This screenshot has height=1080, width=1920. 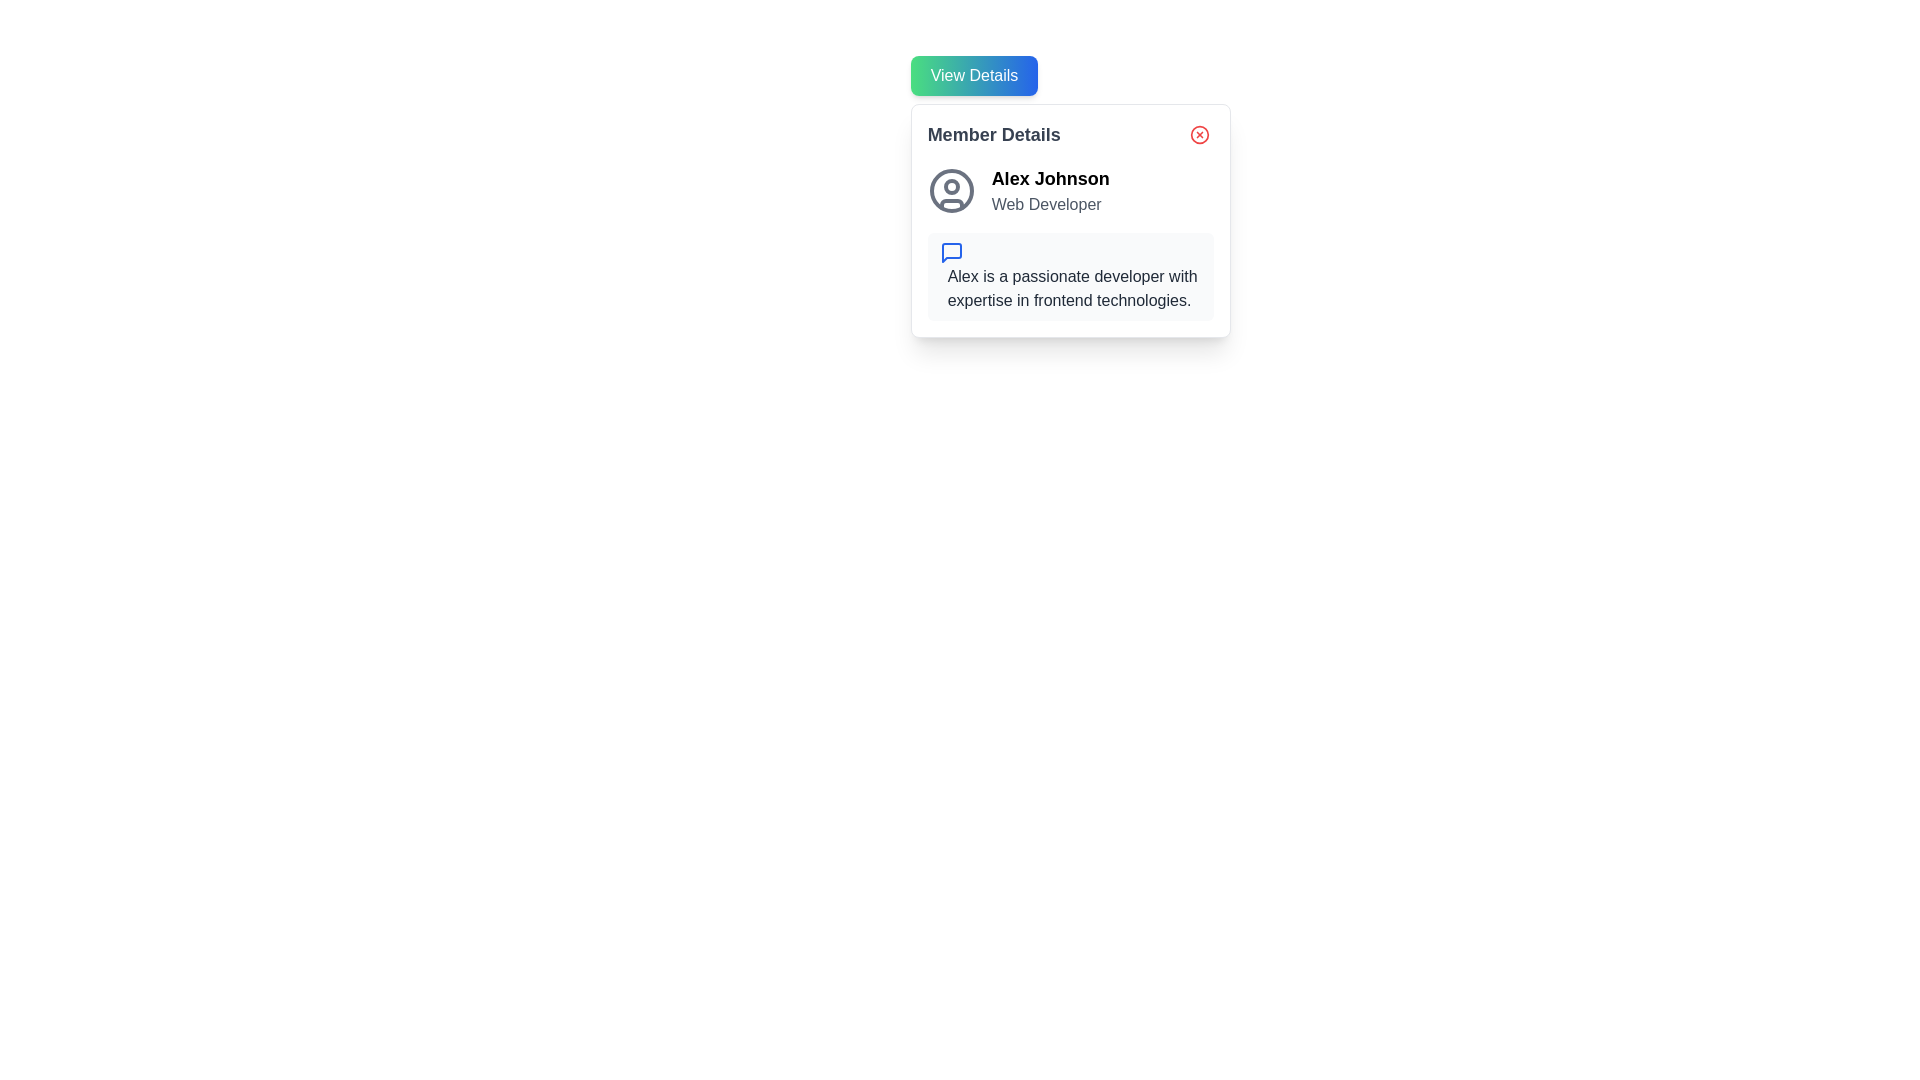 I want to click on the text 'Alex Johnson' in the Member Details card, which is the second section containing a profile avatar and text information, so click(x=1069, y=191).